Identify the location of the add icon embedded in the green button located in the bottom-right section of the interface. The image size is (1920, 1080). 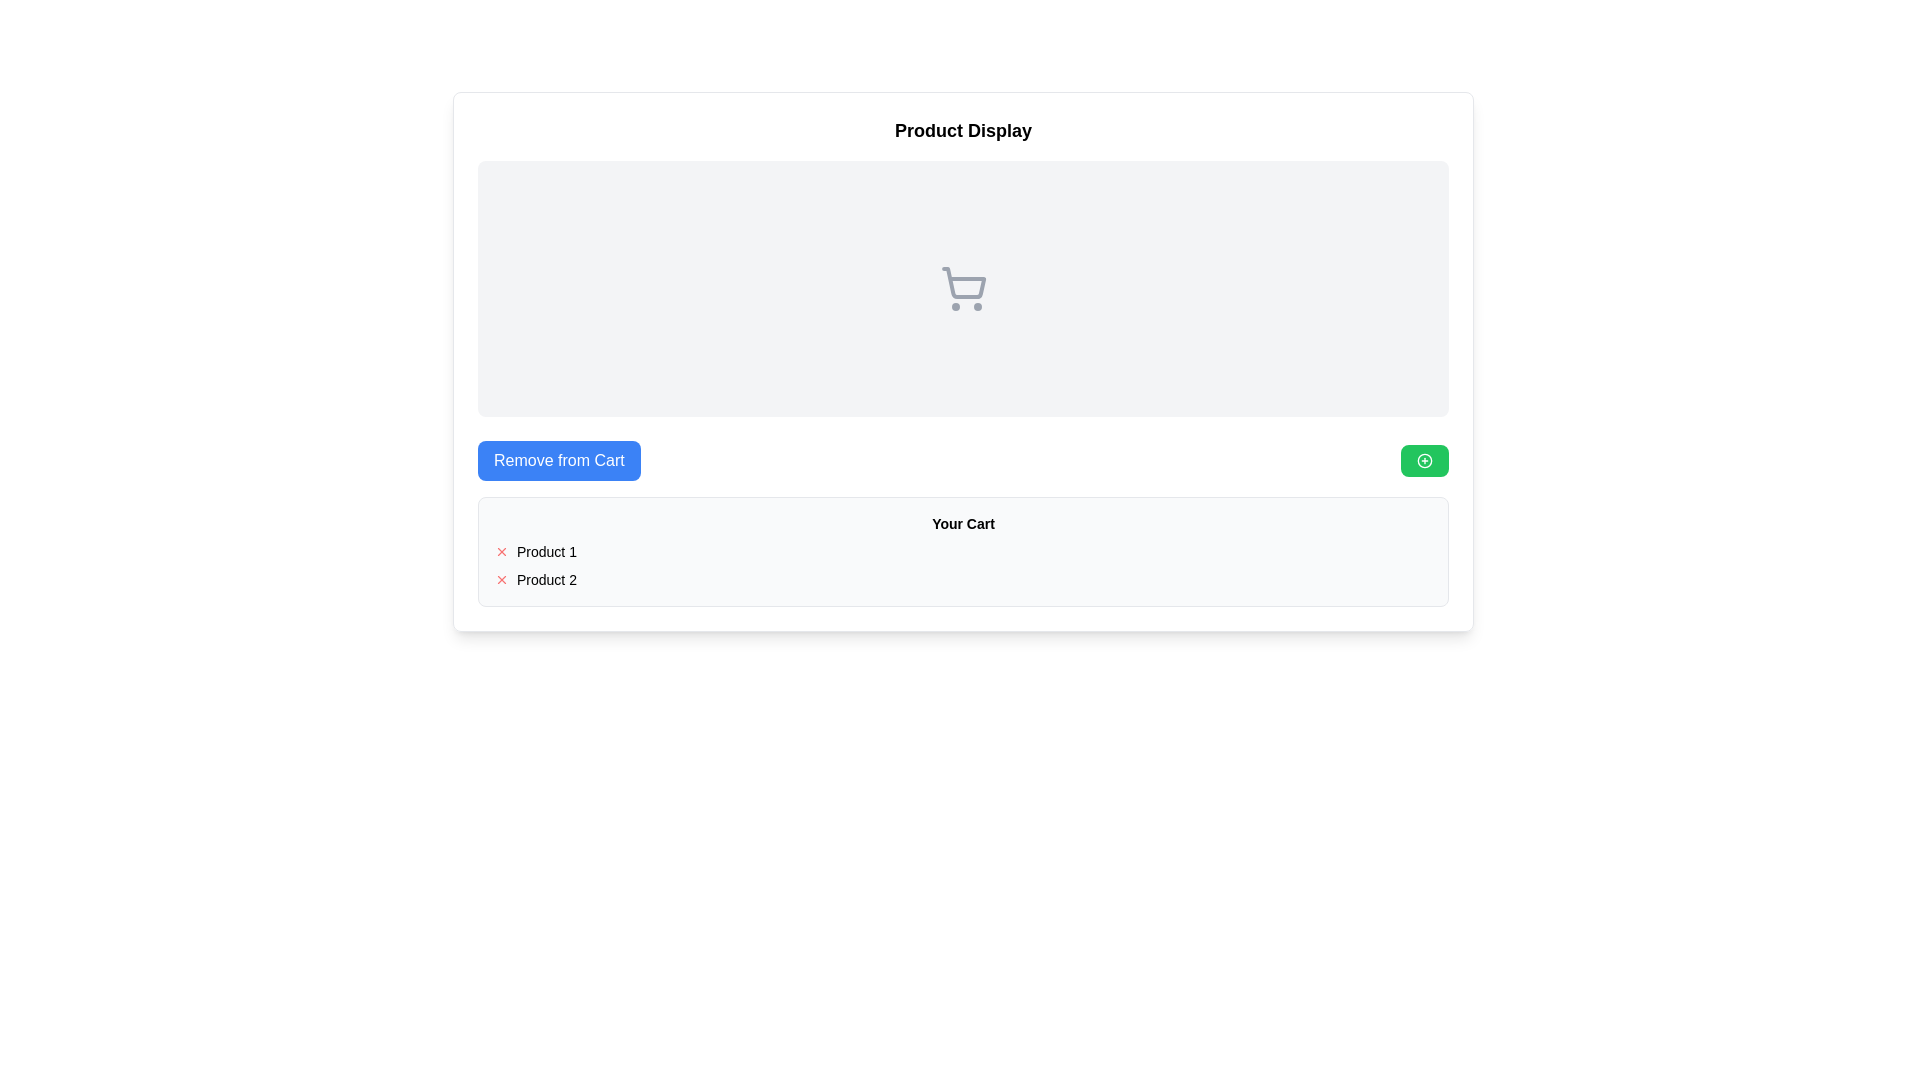
(1424, 461).